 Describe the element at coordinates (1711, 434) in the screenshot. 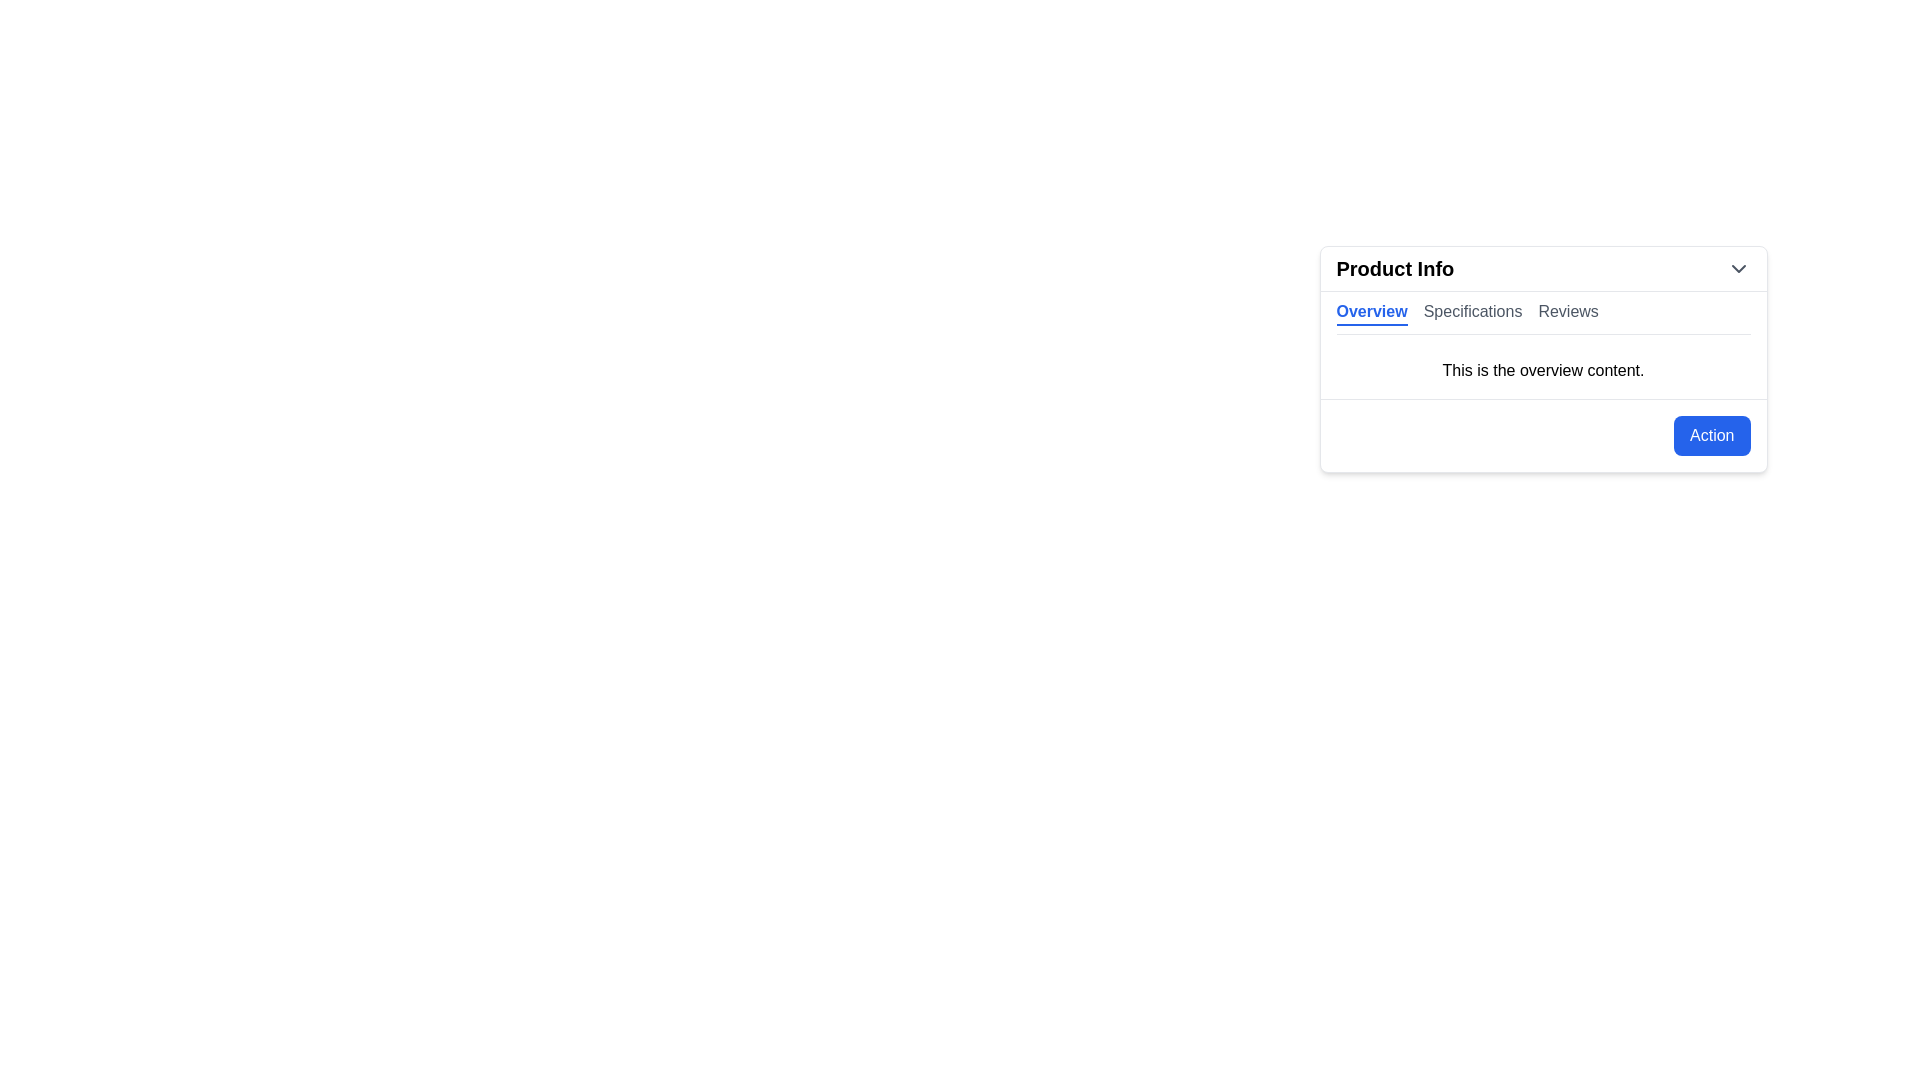

I see `the 'Action' button with a blue background and white text located at the bottom-right corner of the 'Product Info' box` at that location.